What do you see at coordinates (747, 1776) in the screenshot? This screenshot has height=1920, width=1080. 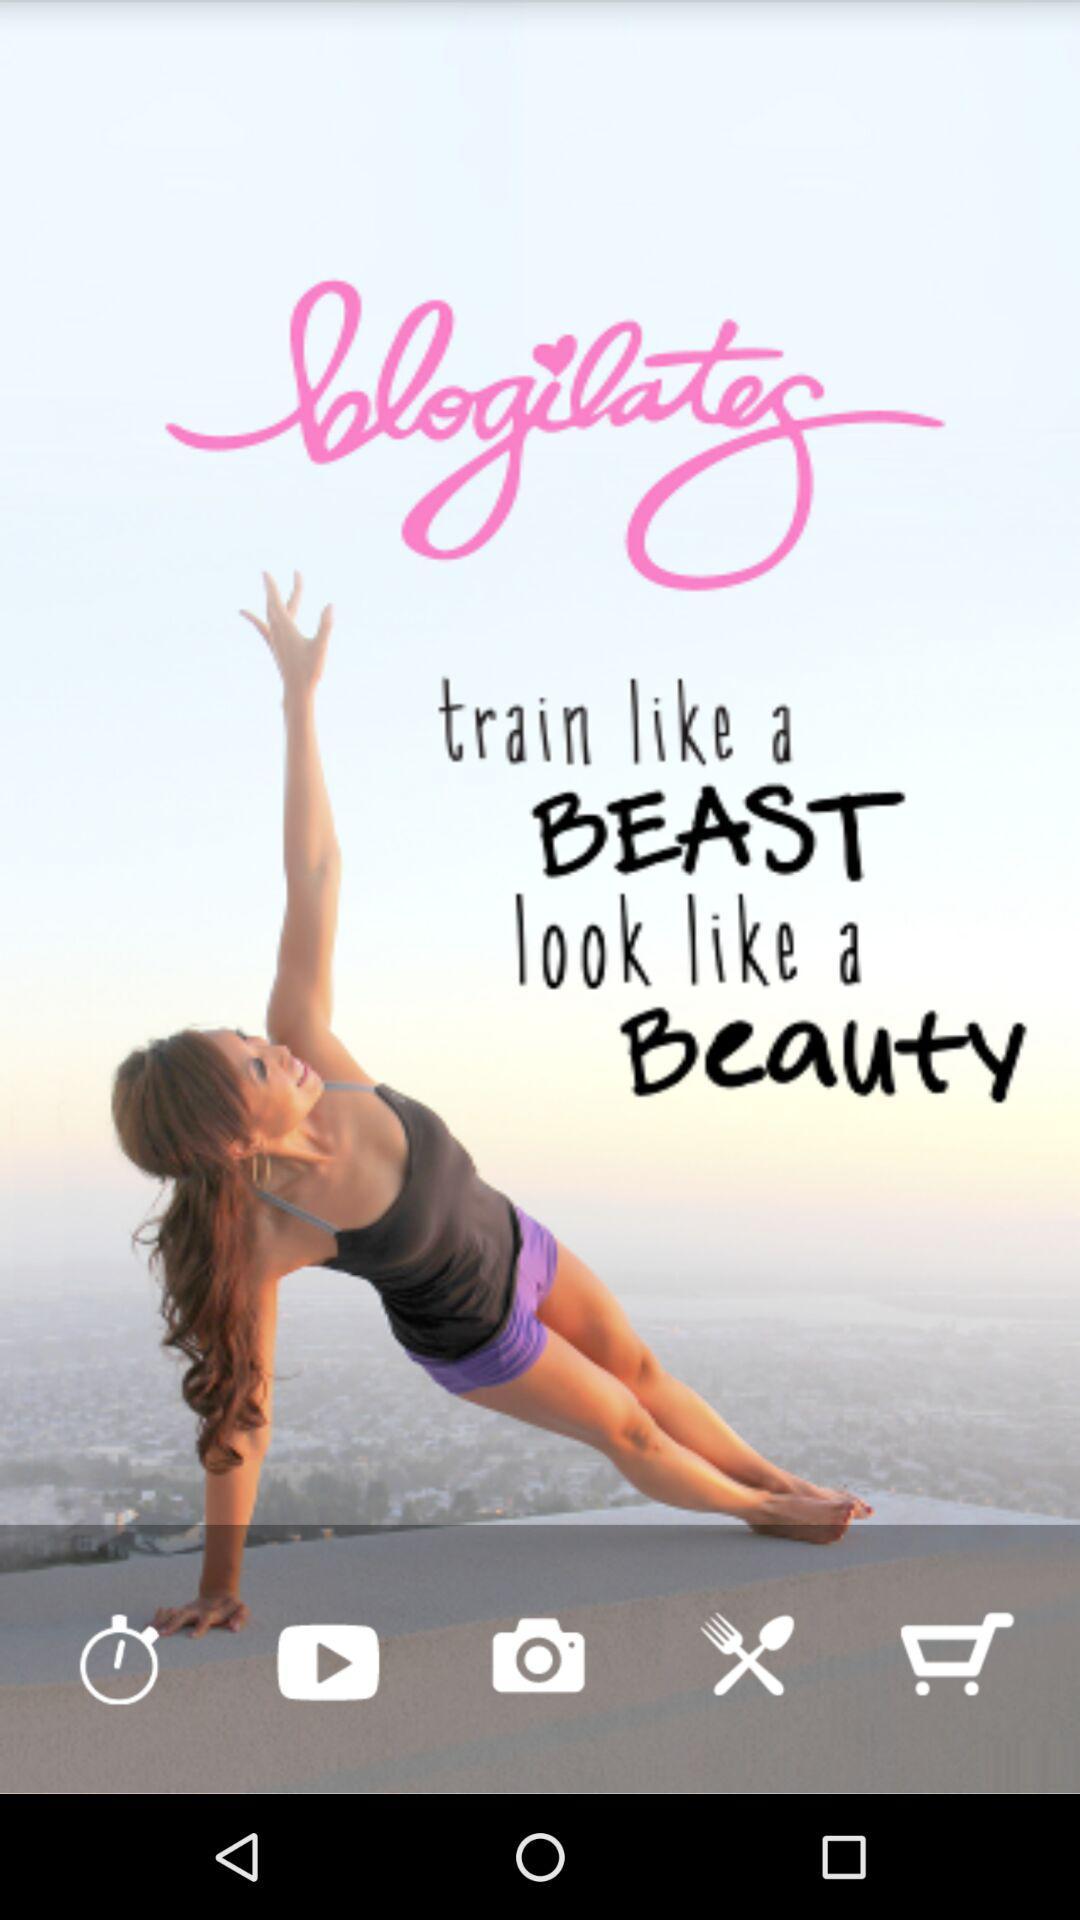 I see `the close icon` at bounding box center [747, 1776].